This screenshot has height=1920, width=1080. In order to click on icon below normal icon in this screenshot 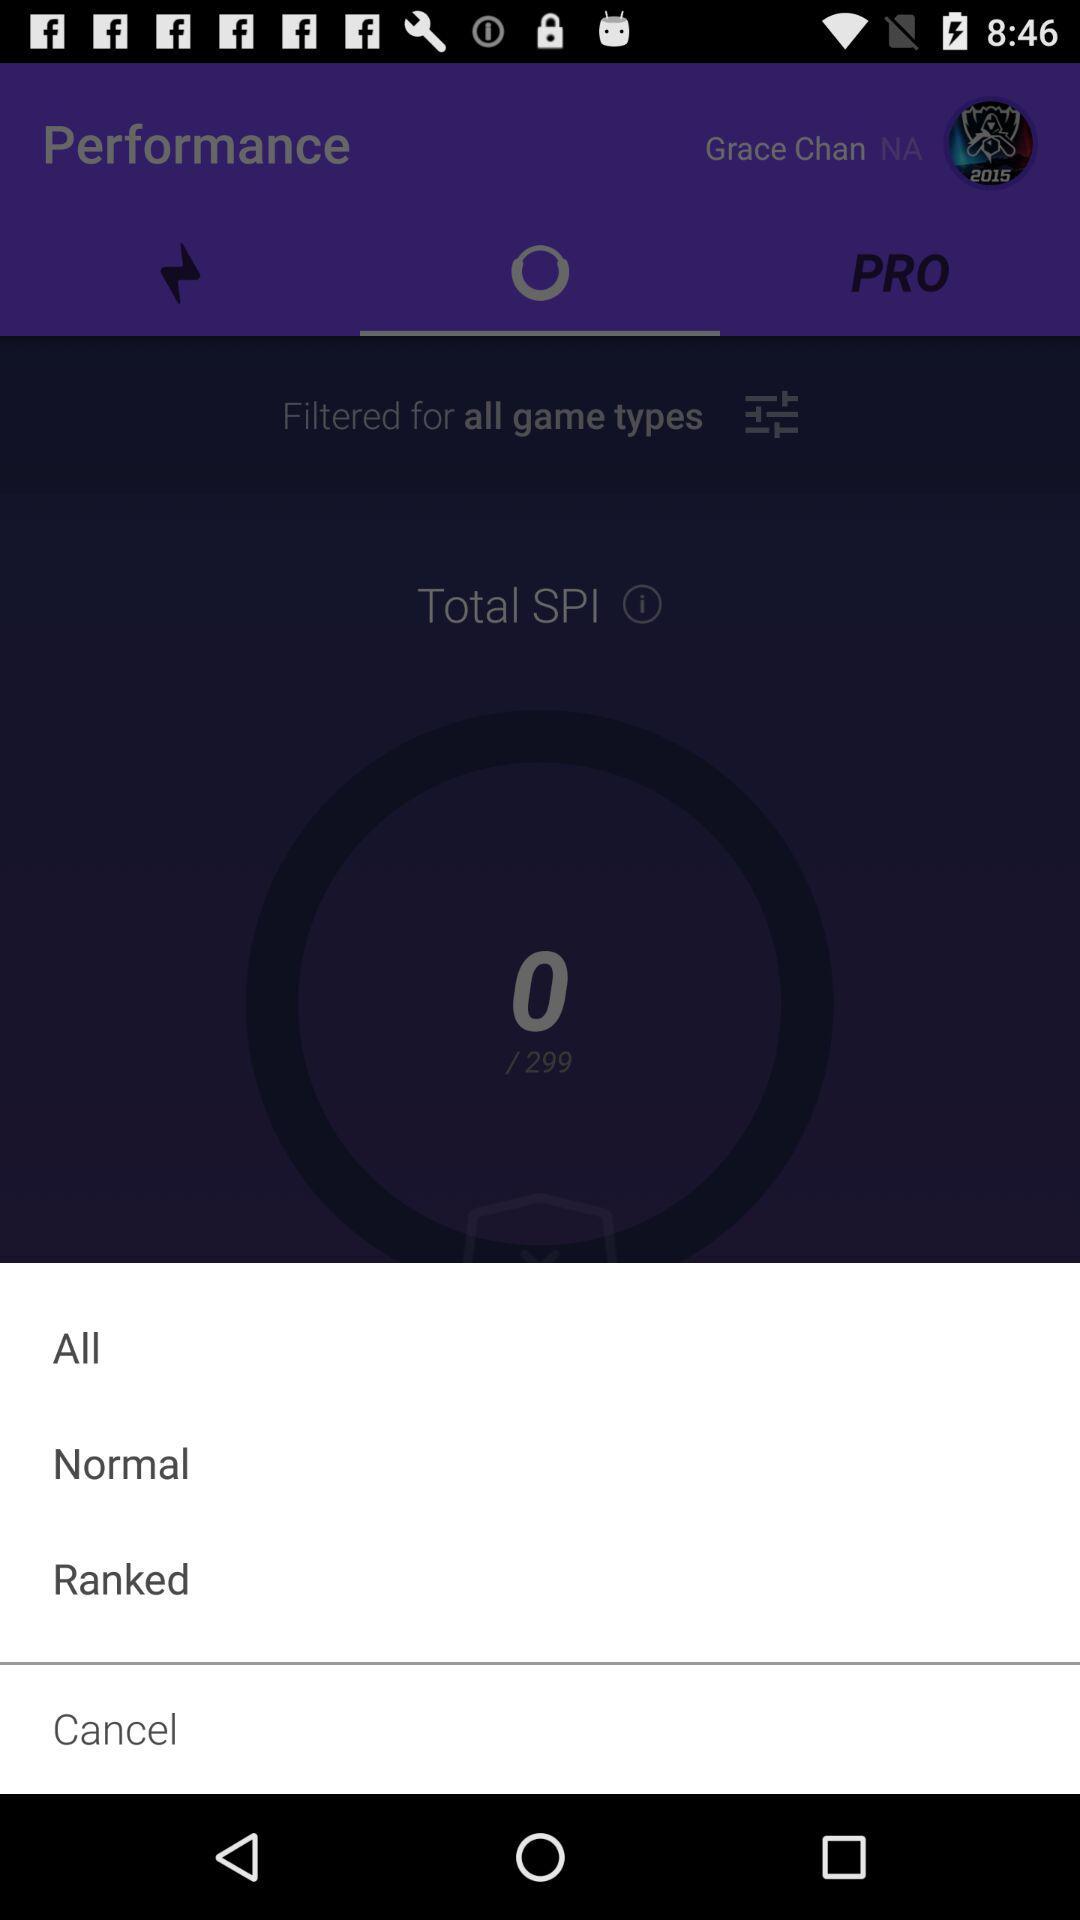, I will do `click(540, 1577)`.